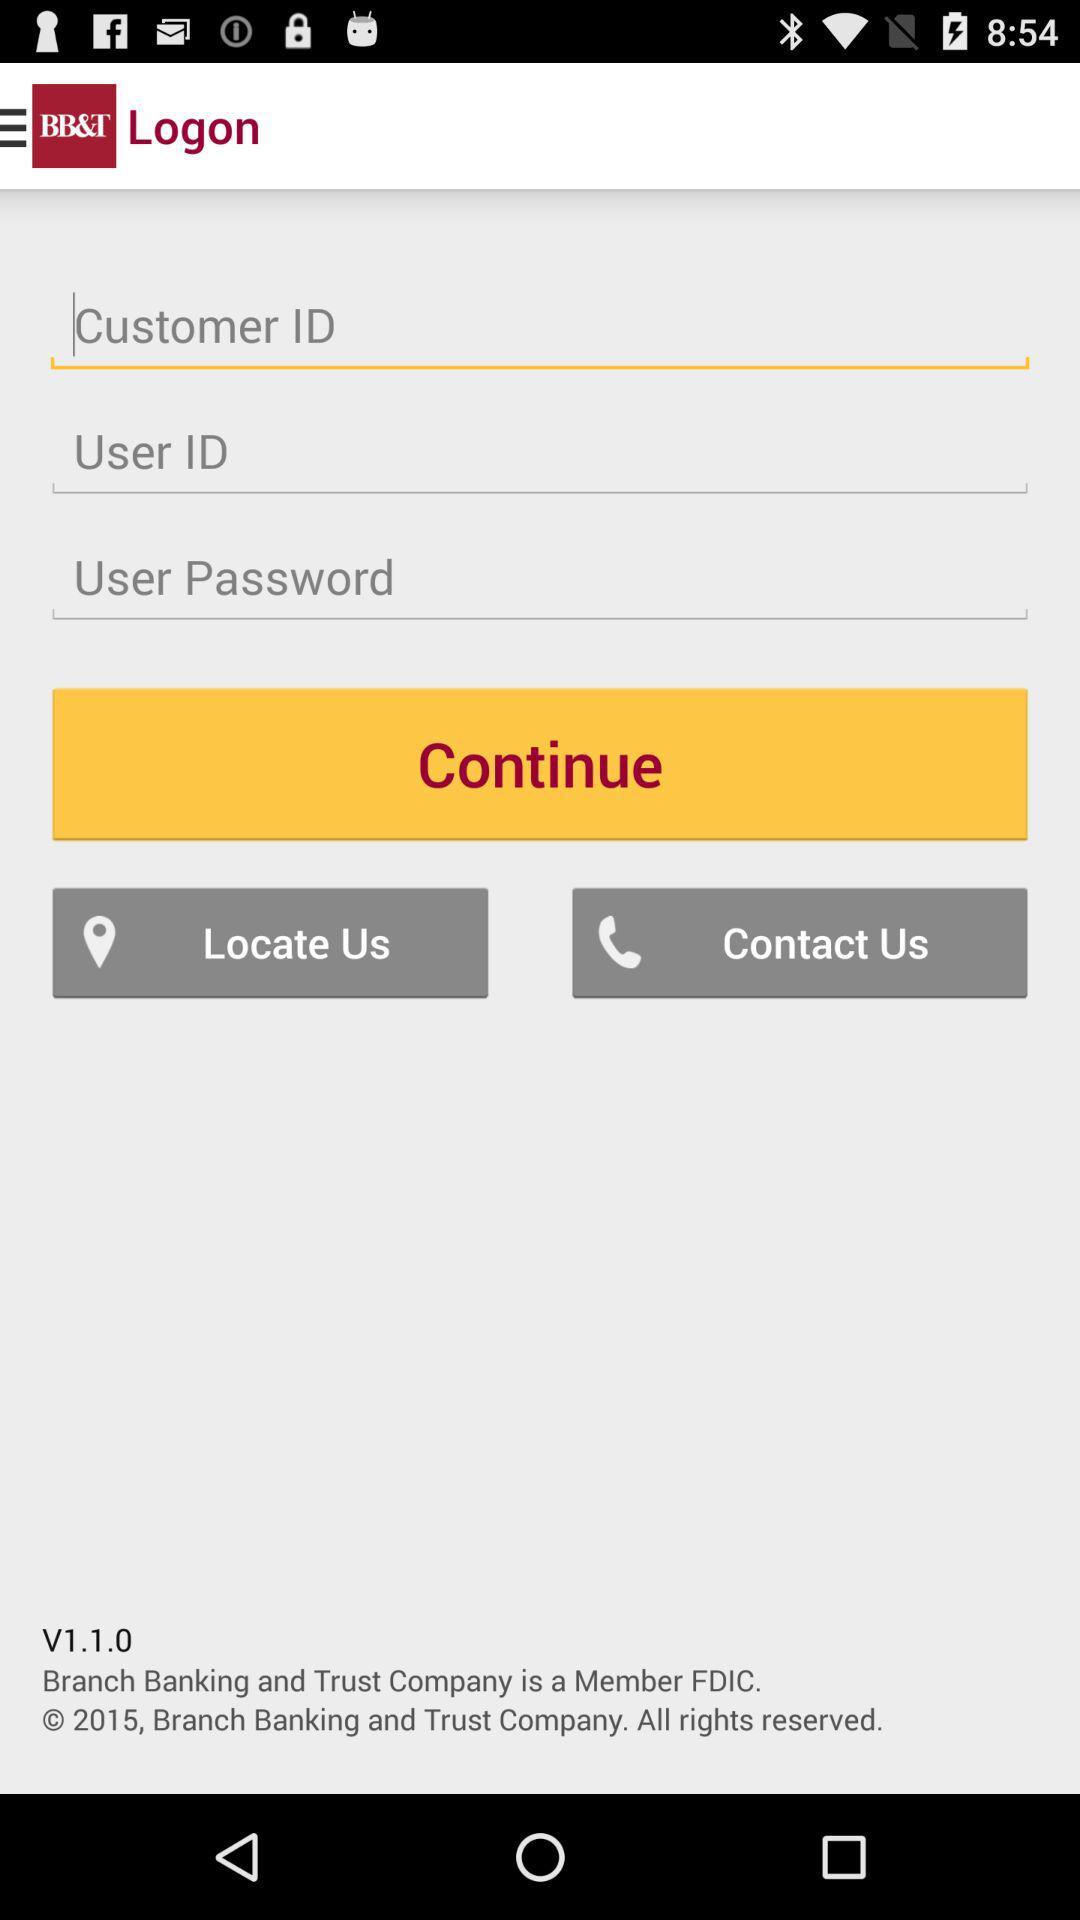 This screenshot has width=1080, height=1920. Describe the element at coordinates (798, 941) in the screenshot. I see `the icon on the right` at that location.